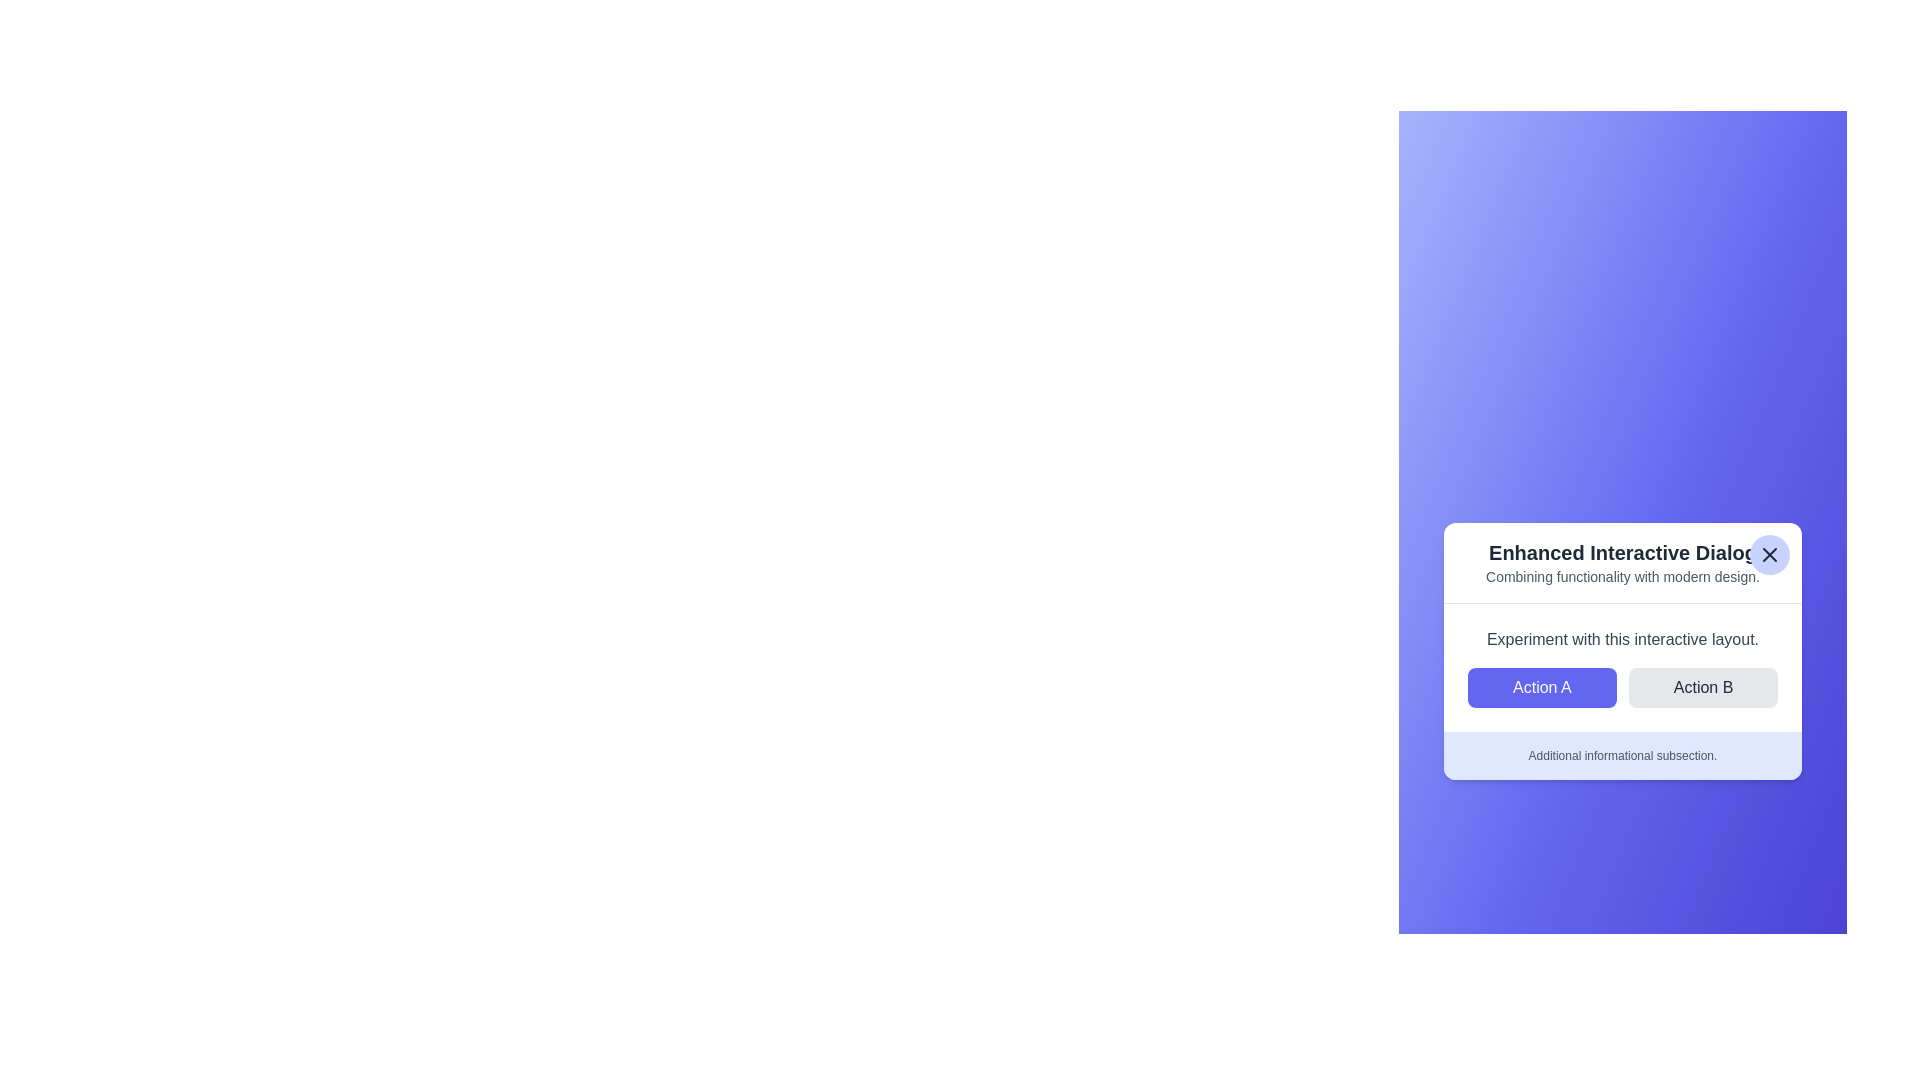 The height and width of the screenshot is (1080, 1920). Describe the element at coordinates (1622, 639) in the screenshot. I see `the static text displaying 'Experiment with this interactive layout.' which is located in the middle section of the dialog box` at that location.